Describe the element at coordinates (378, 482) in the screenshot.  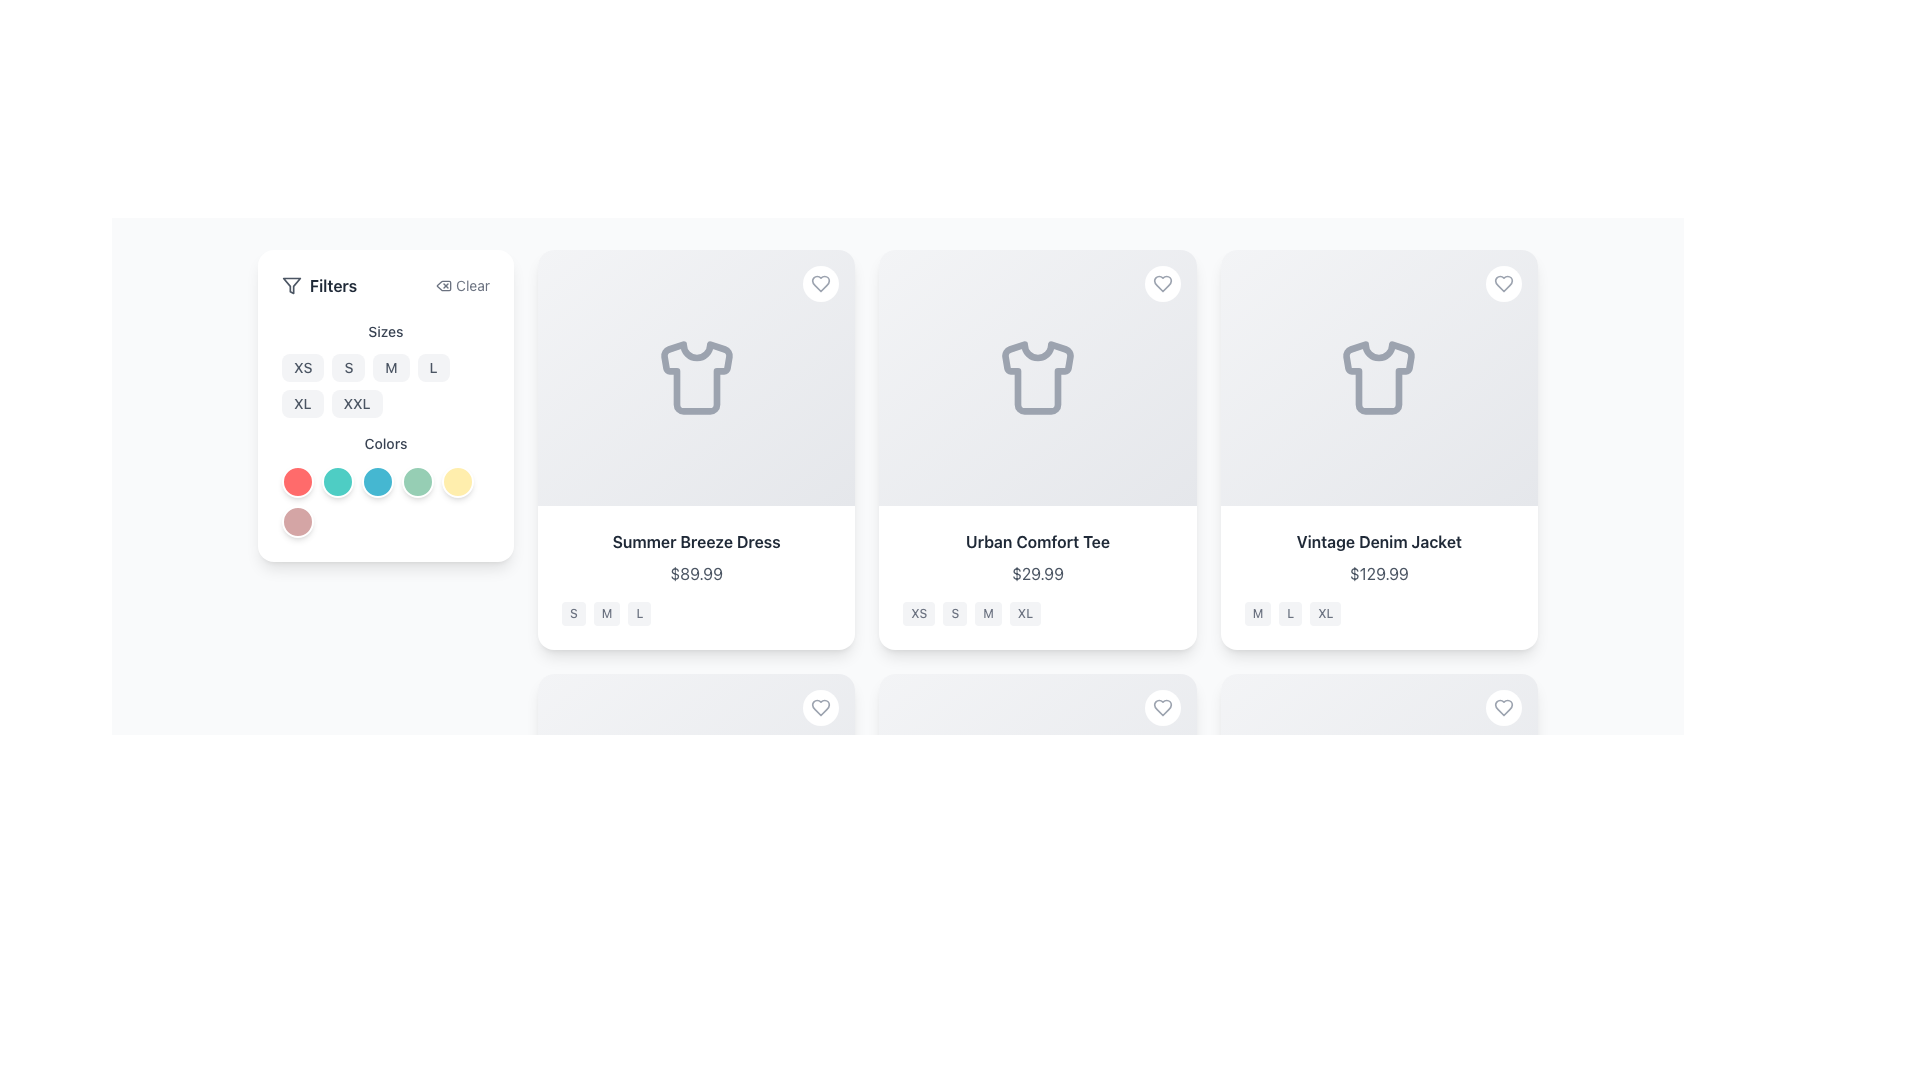
I see `the third circular button with a light blue background and white border in the 'Colors' section of the filter selection panel` at that location.